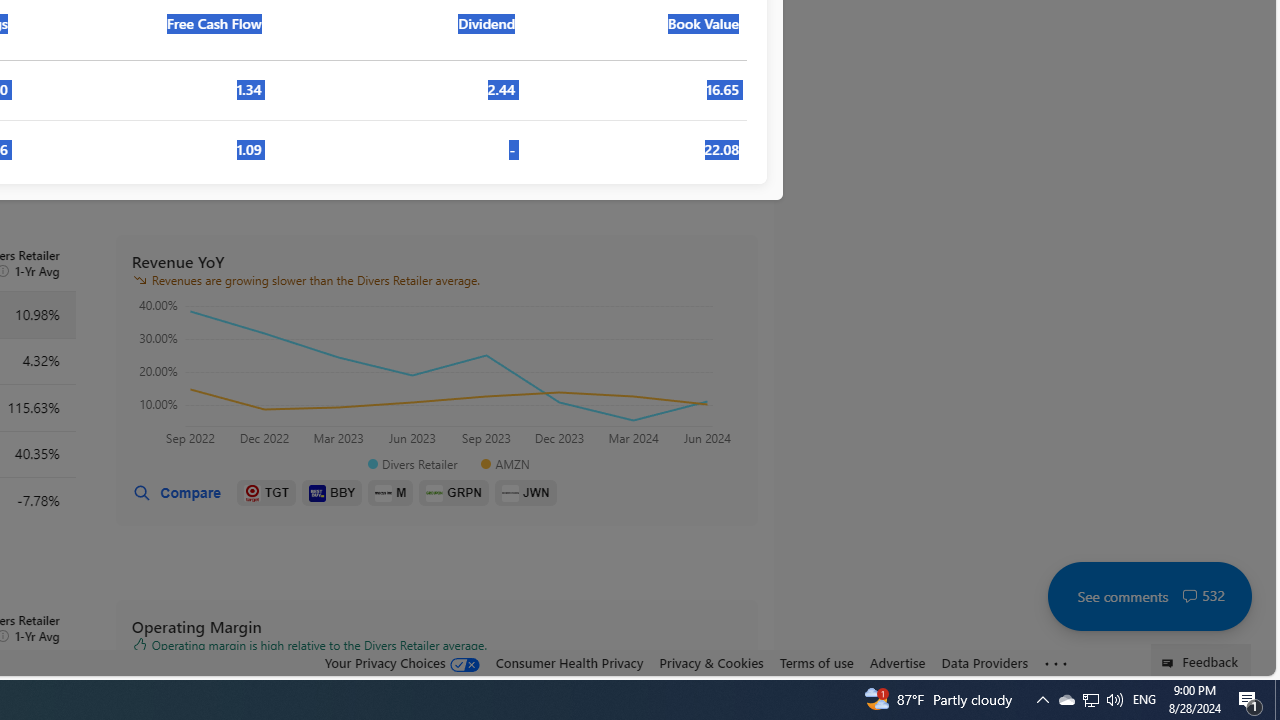 The image size is (1280, 720). What do you see at coordinates (984, 662) in the screenshot?
I see `'Data Providers'` at bounding box center [984, 662].